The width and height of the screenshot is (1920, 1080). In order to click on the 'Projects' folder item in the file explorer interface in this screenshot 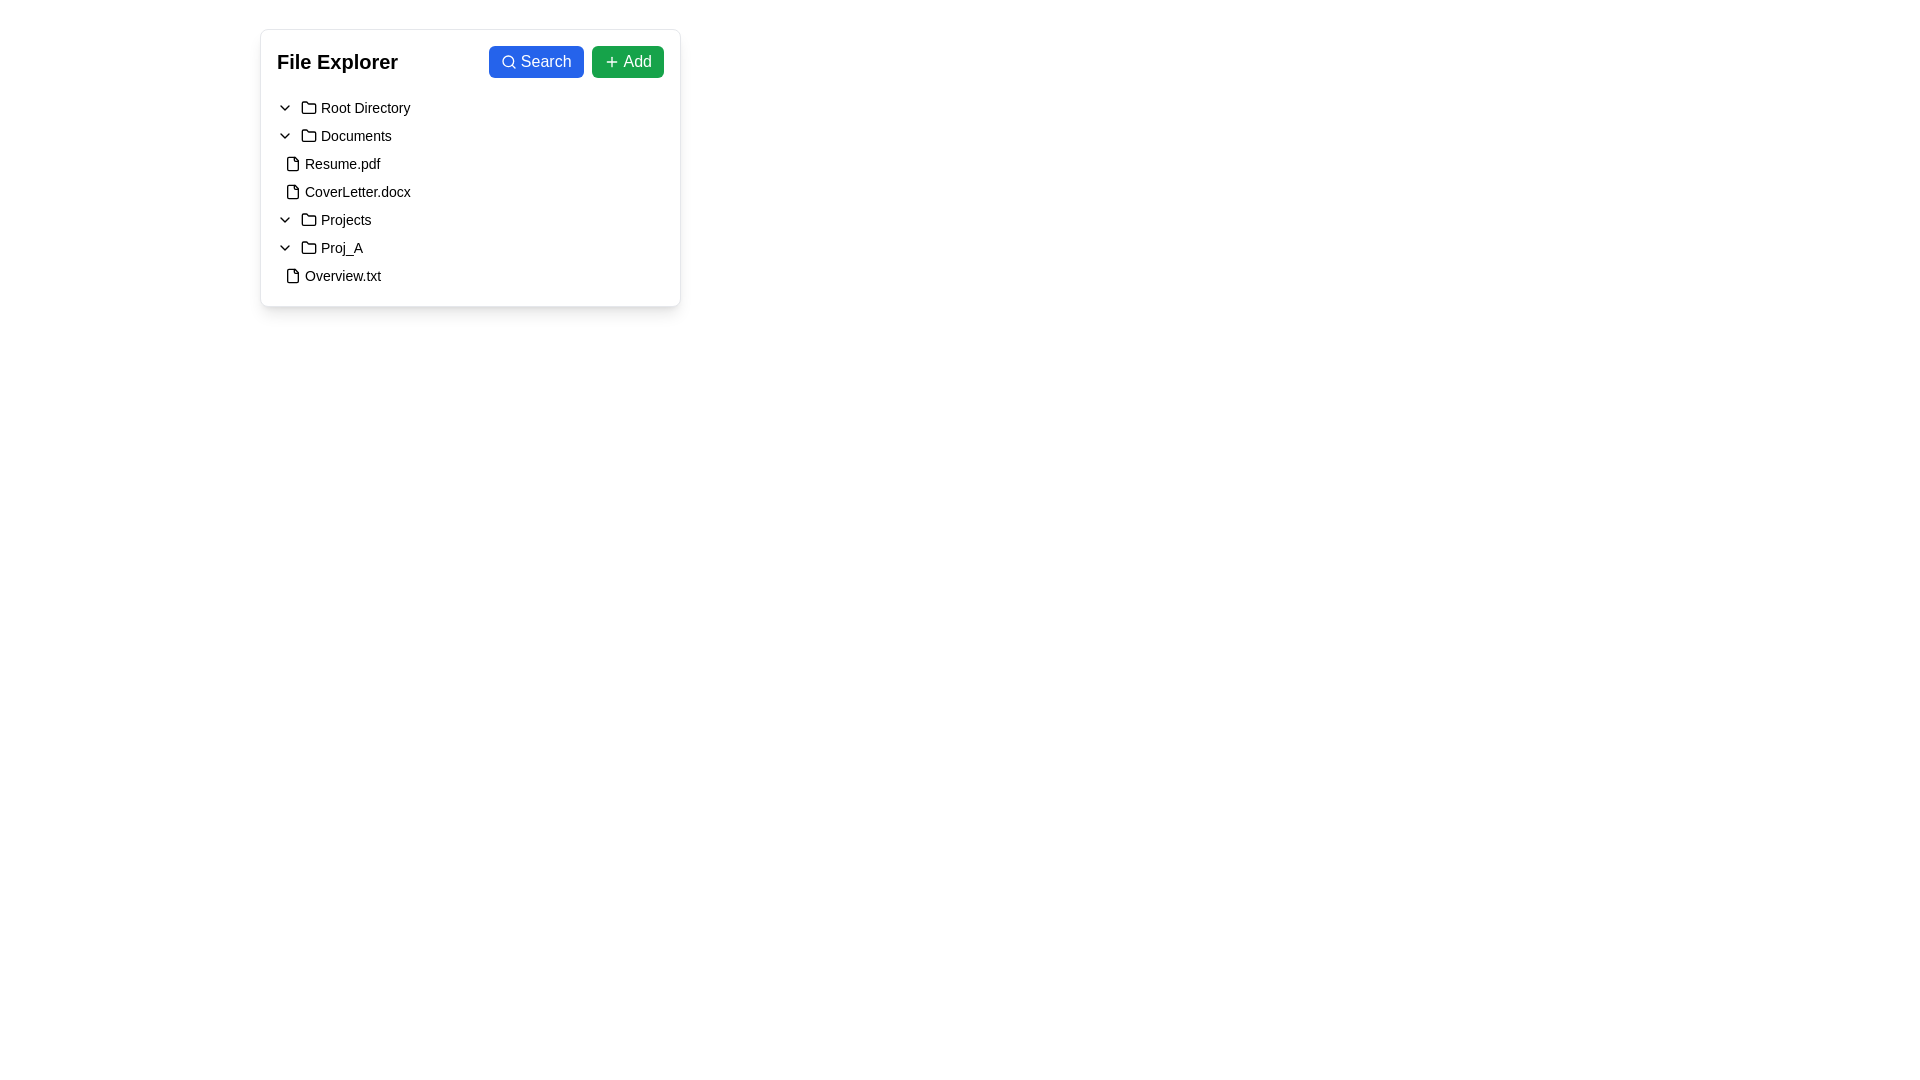, I will do `click(469, 219)`.